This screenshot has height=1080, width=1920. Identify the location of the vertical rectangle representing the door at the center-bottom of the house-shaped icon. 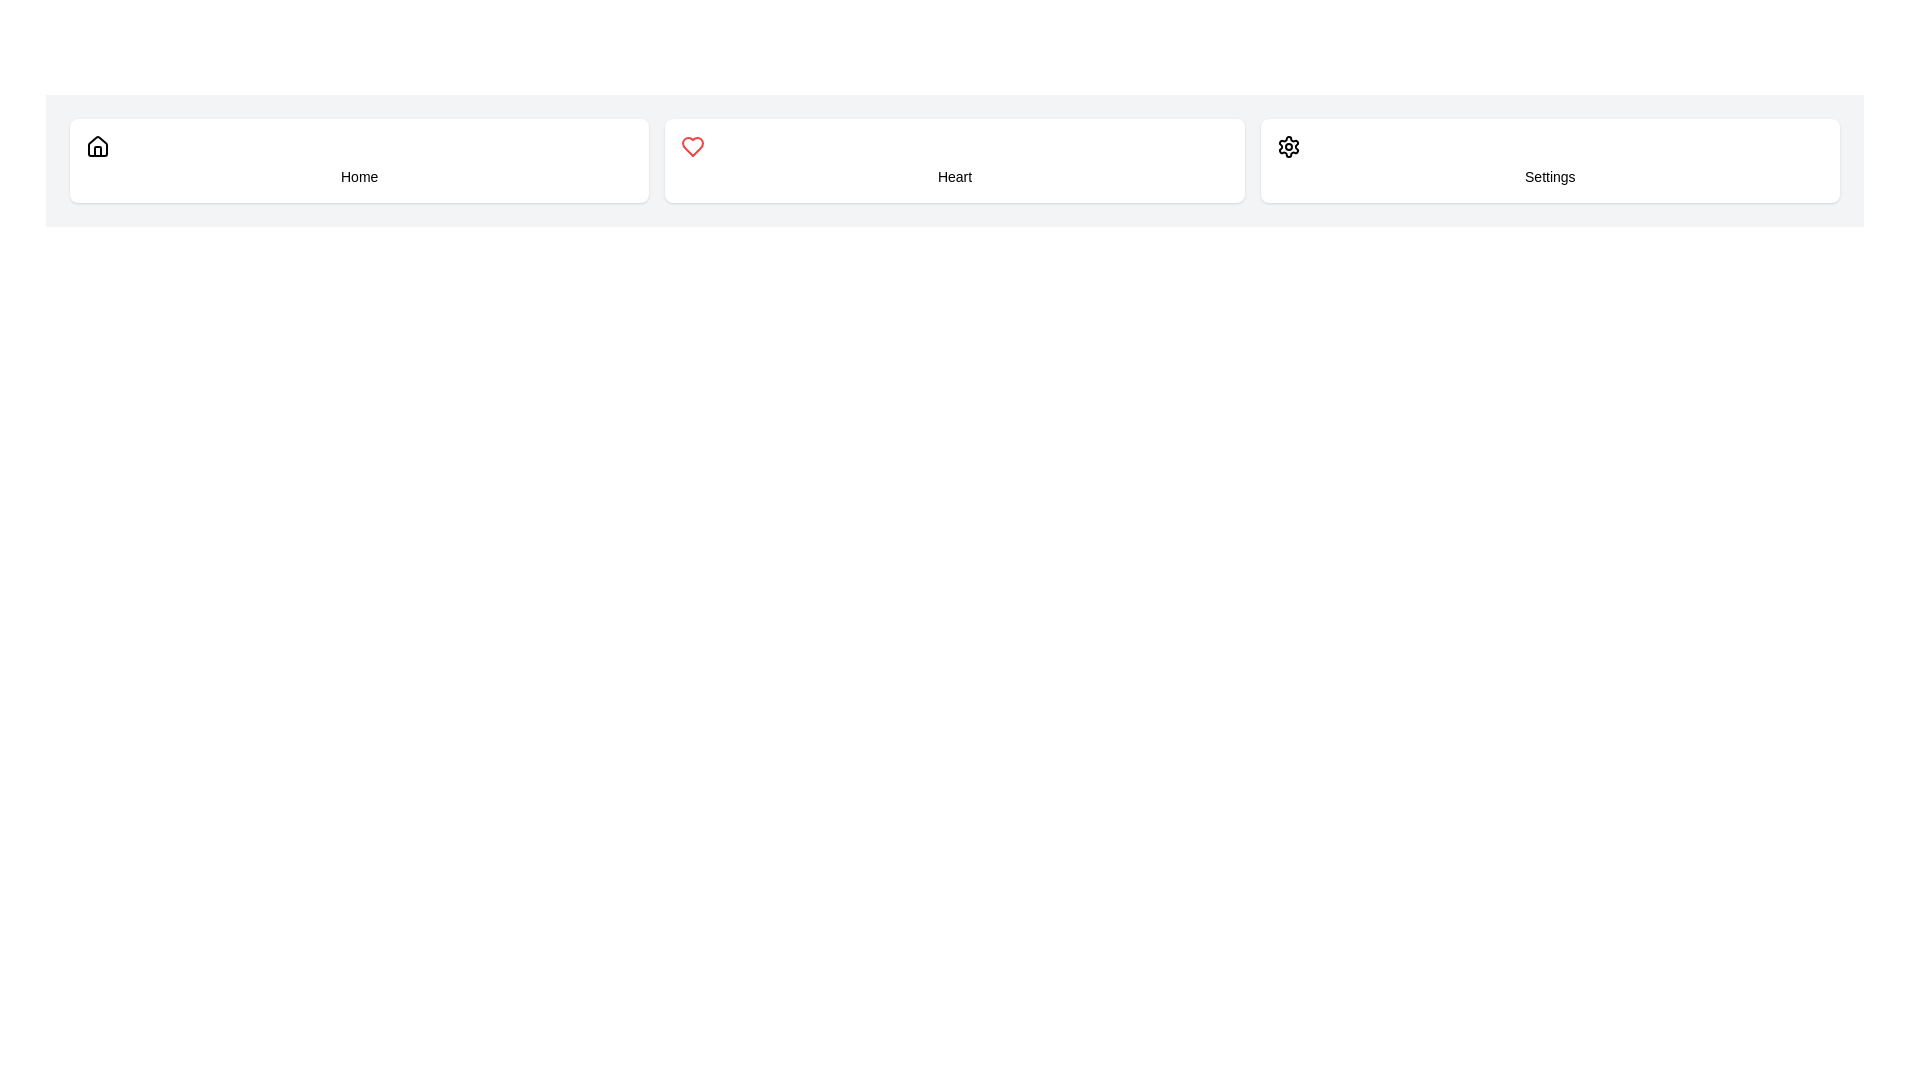
(96, 150).